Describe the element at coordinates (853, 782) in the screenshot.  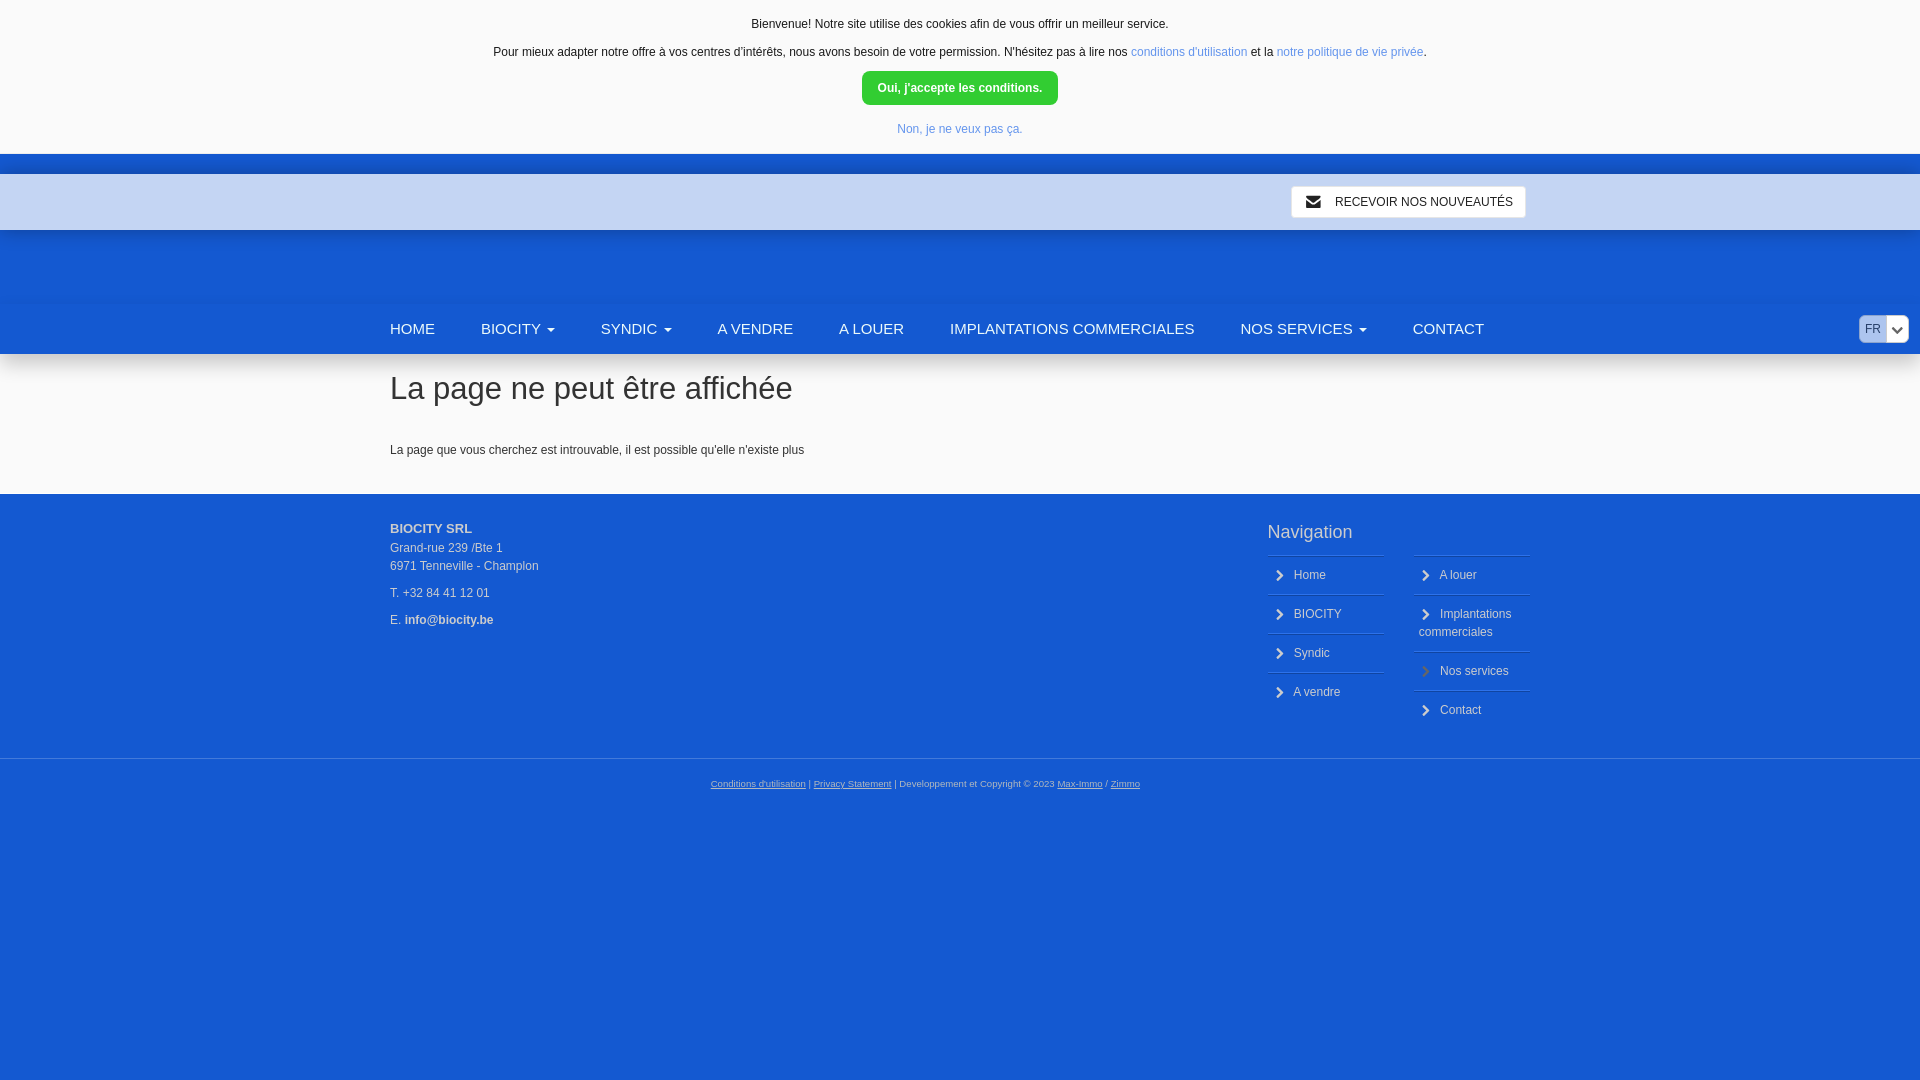
I see `'Privacy Statement'` at that location.